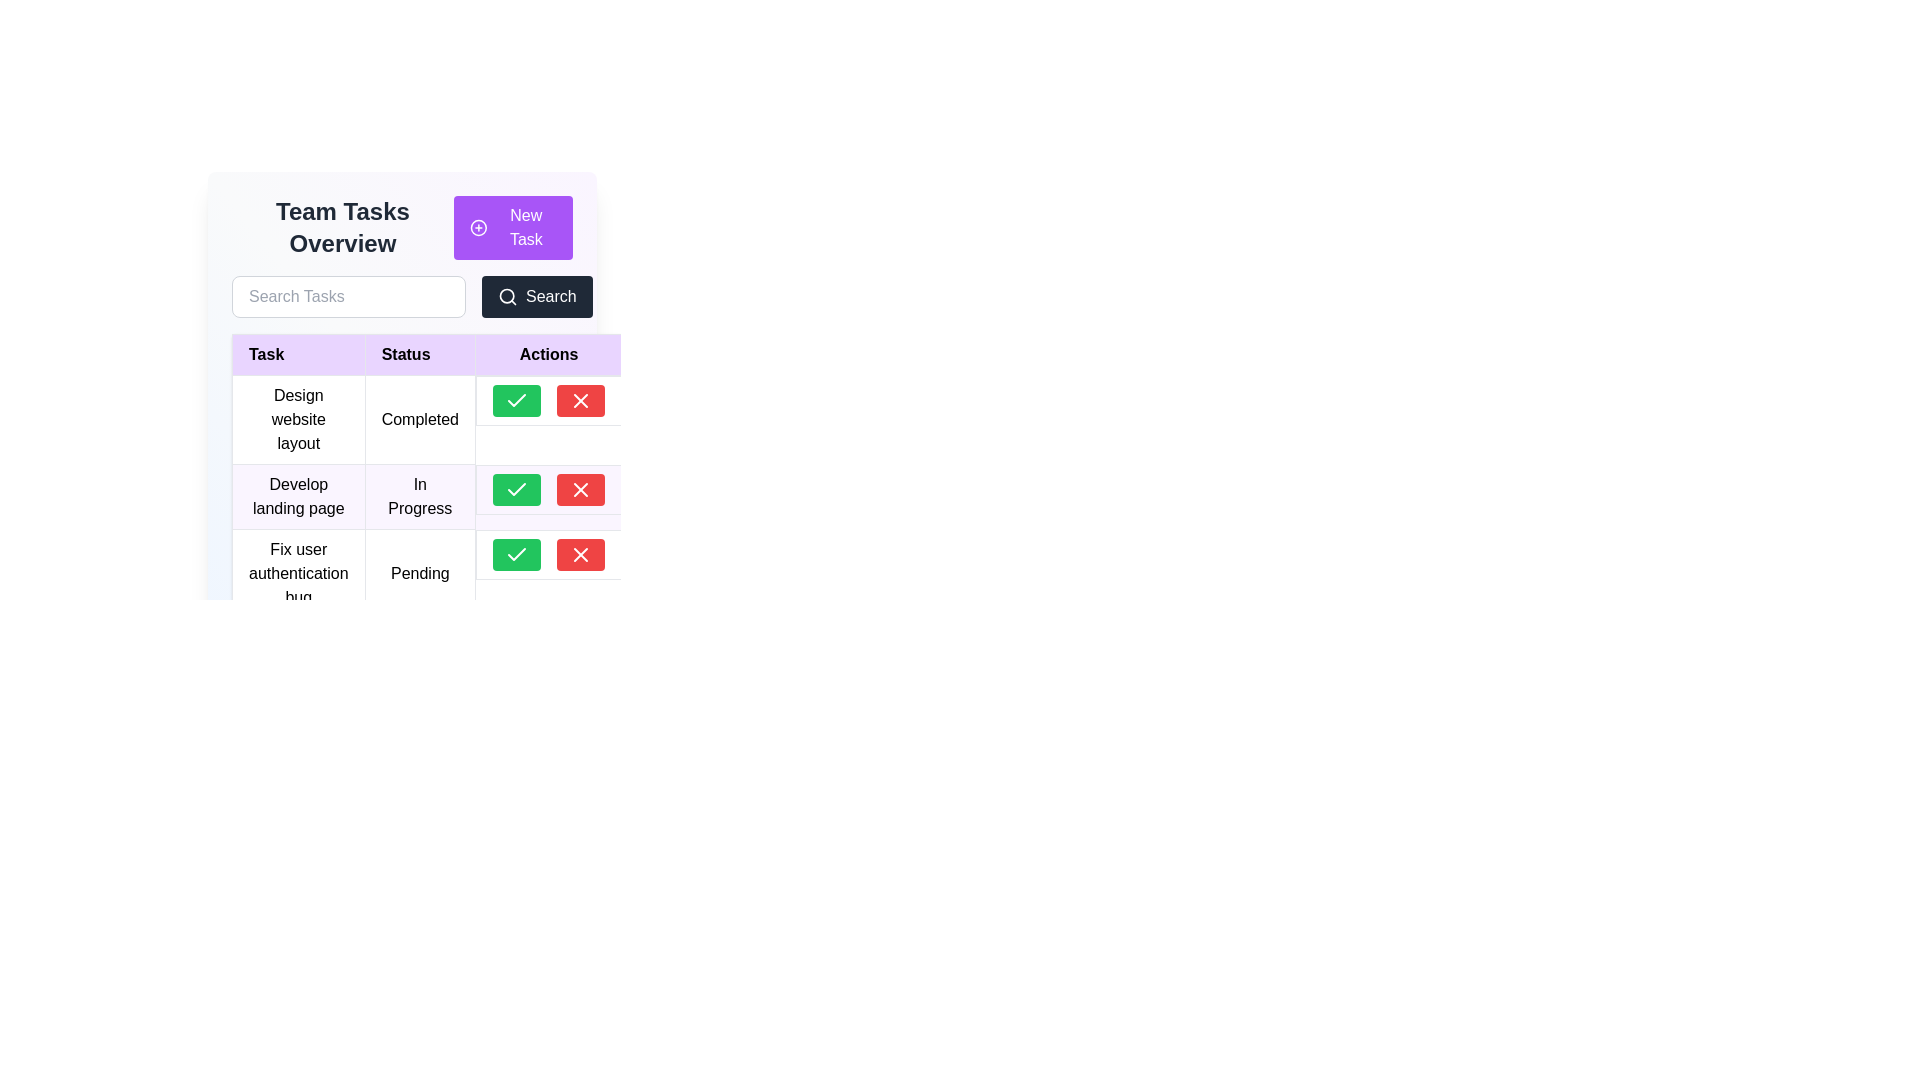 Image resolution: width=1920 pixels, height=1080 pixels. What do you see at coordinates (517, 401) in the screenshot?
I see `the button in the 'Actions' column to mark the task 'Design website layout' as completed` at bounding box center [517, 401].